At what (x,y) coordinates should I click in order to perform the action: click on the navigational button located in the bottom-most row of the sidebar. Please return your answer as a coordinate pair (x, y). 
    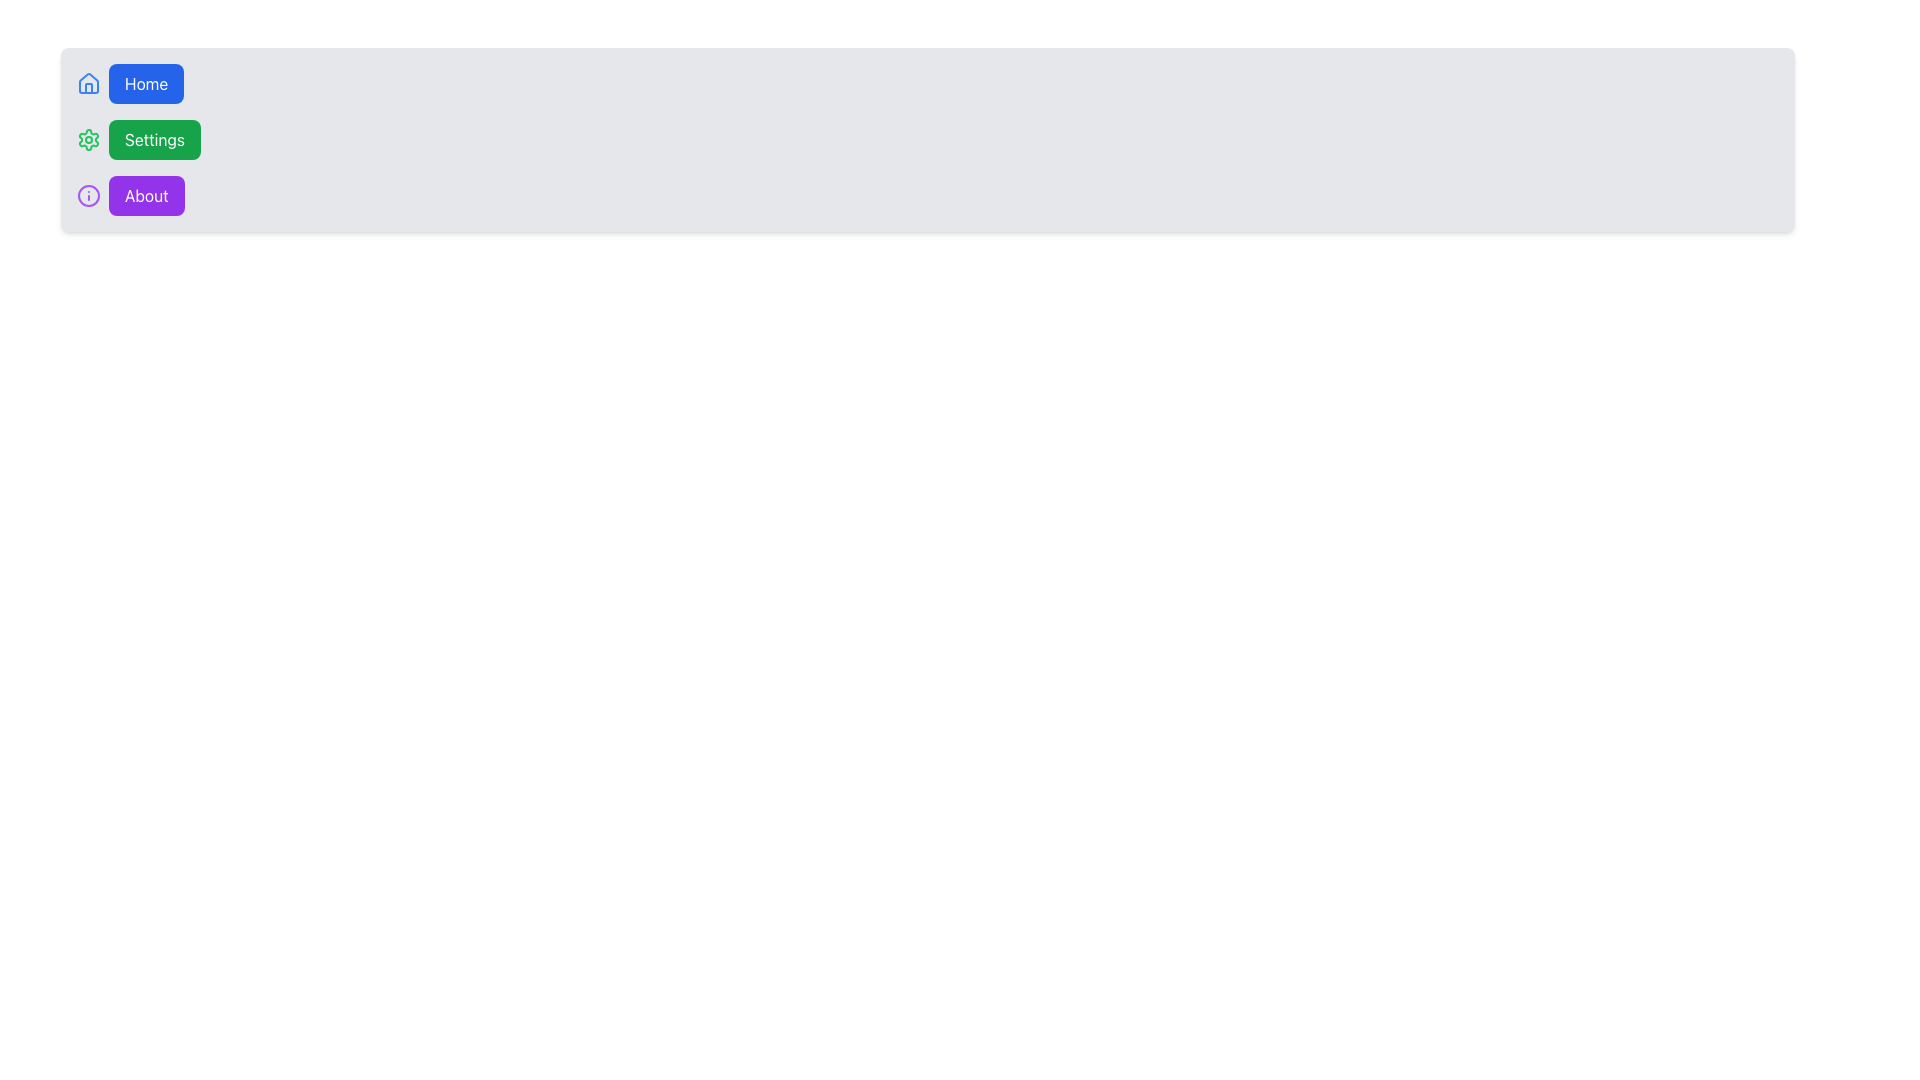
    Looking at the image, I should click on (145, 196).